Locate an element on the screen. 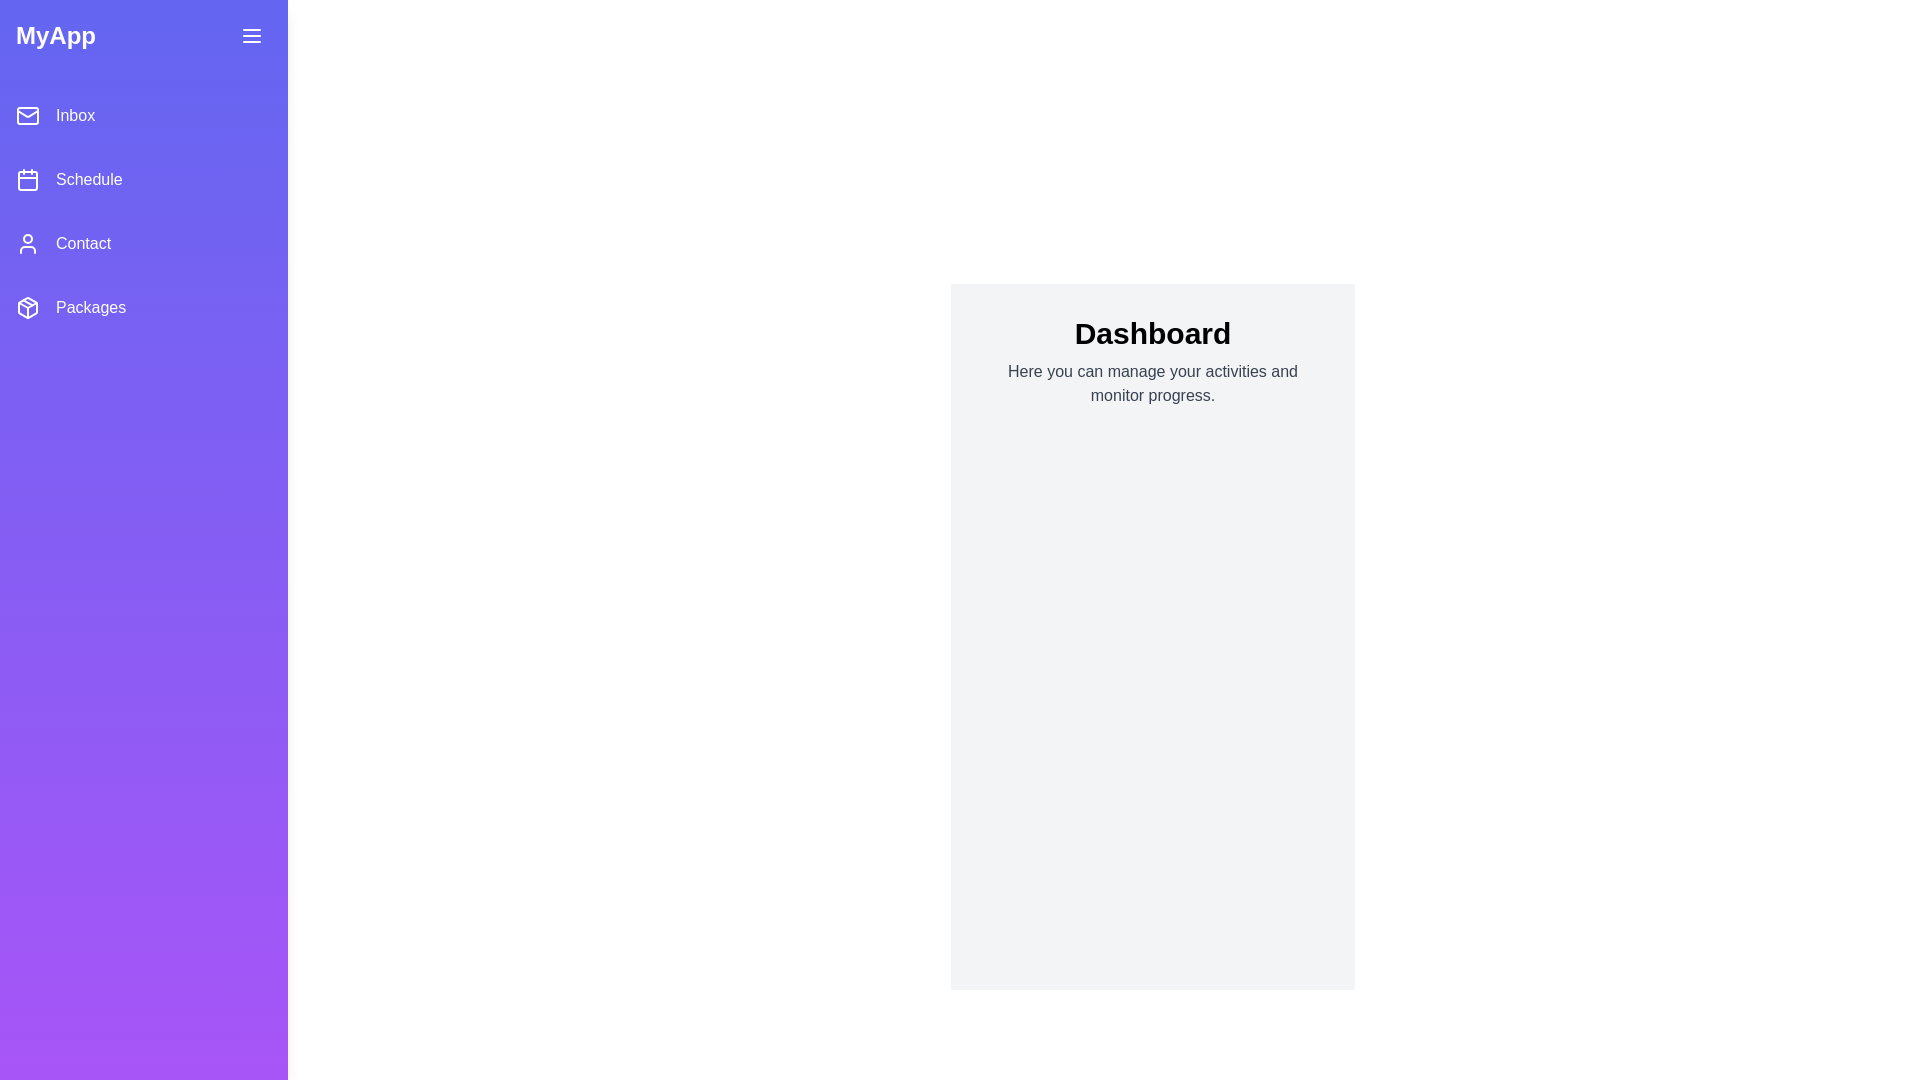  the menu item labeled Contact to navigate to the corresponding section is located at coordinates (143, 242).